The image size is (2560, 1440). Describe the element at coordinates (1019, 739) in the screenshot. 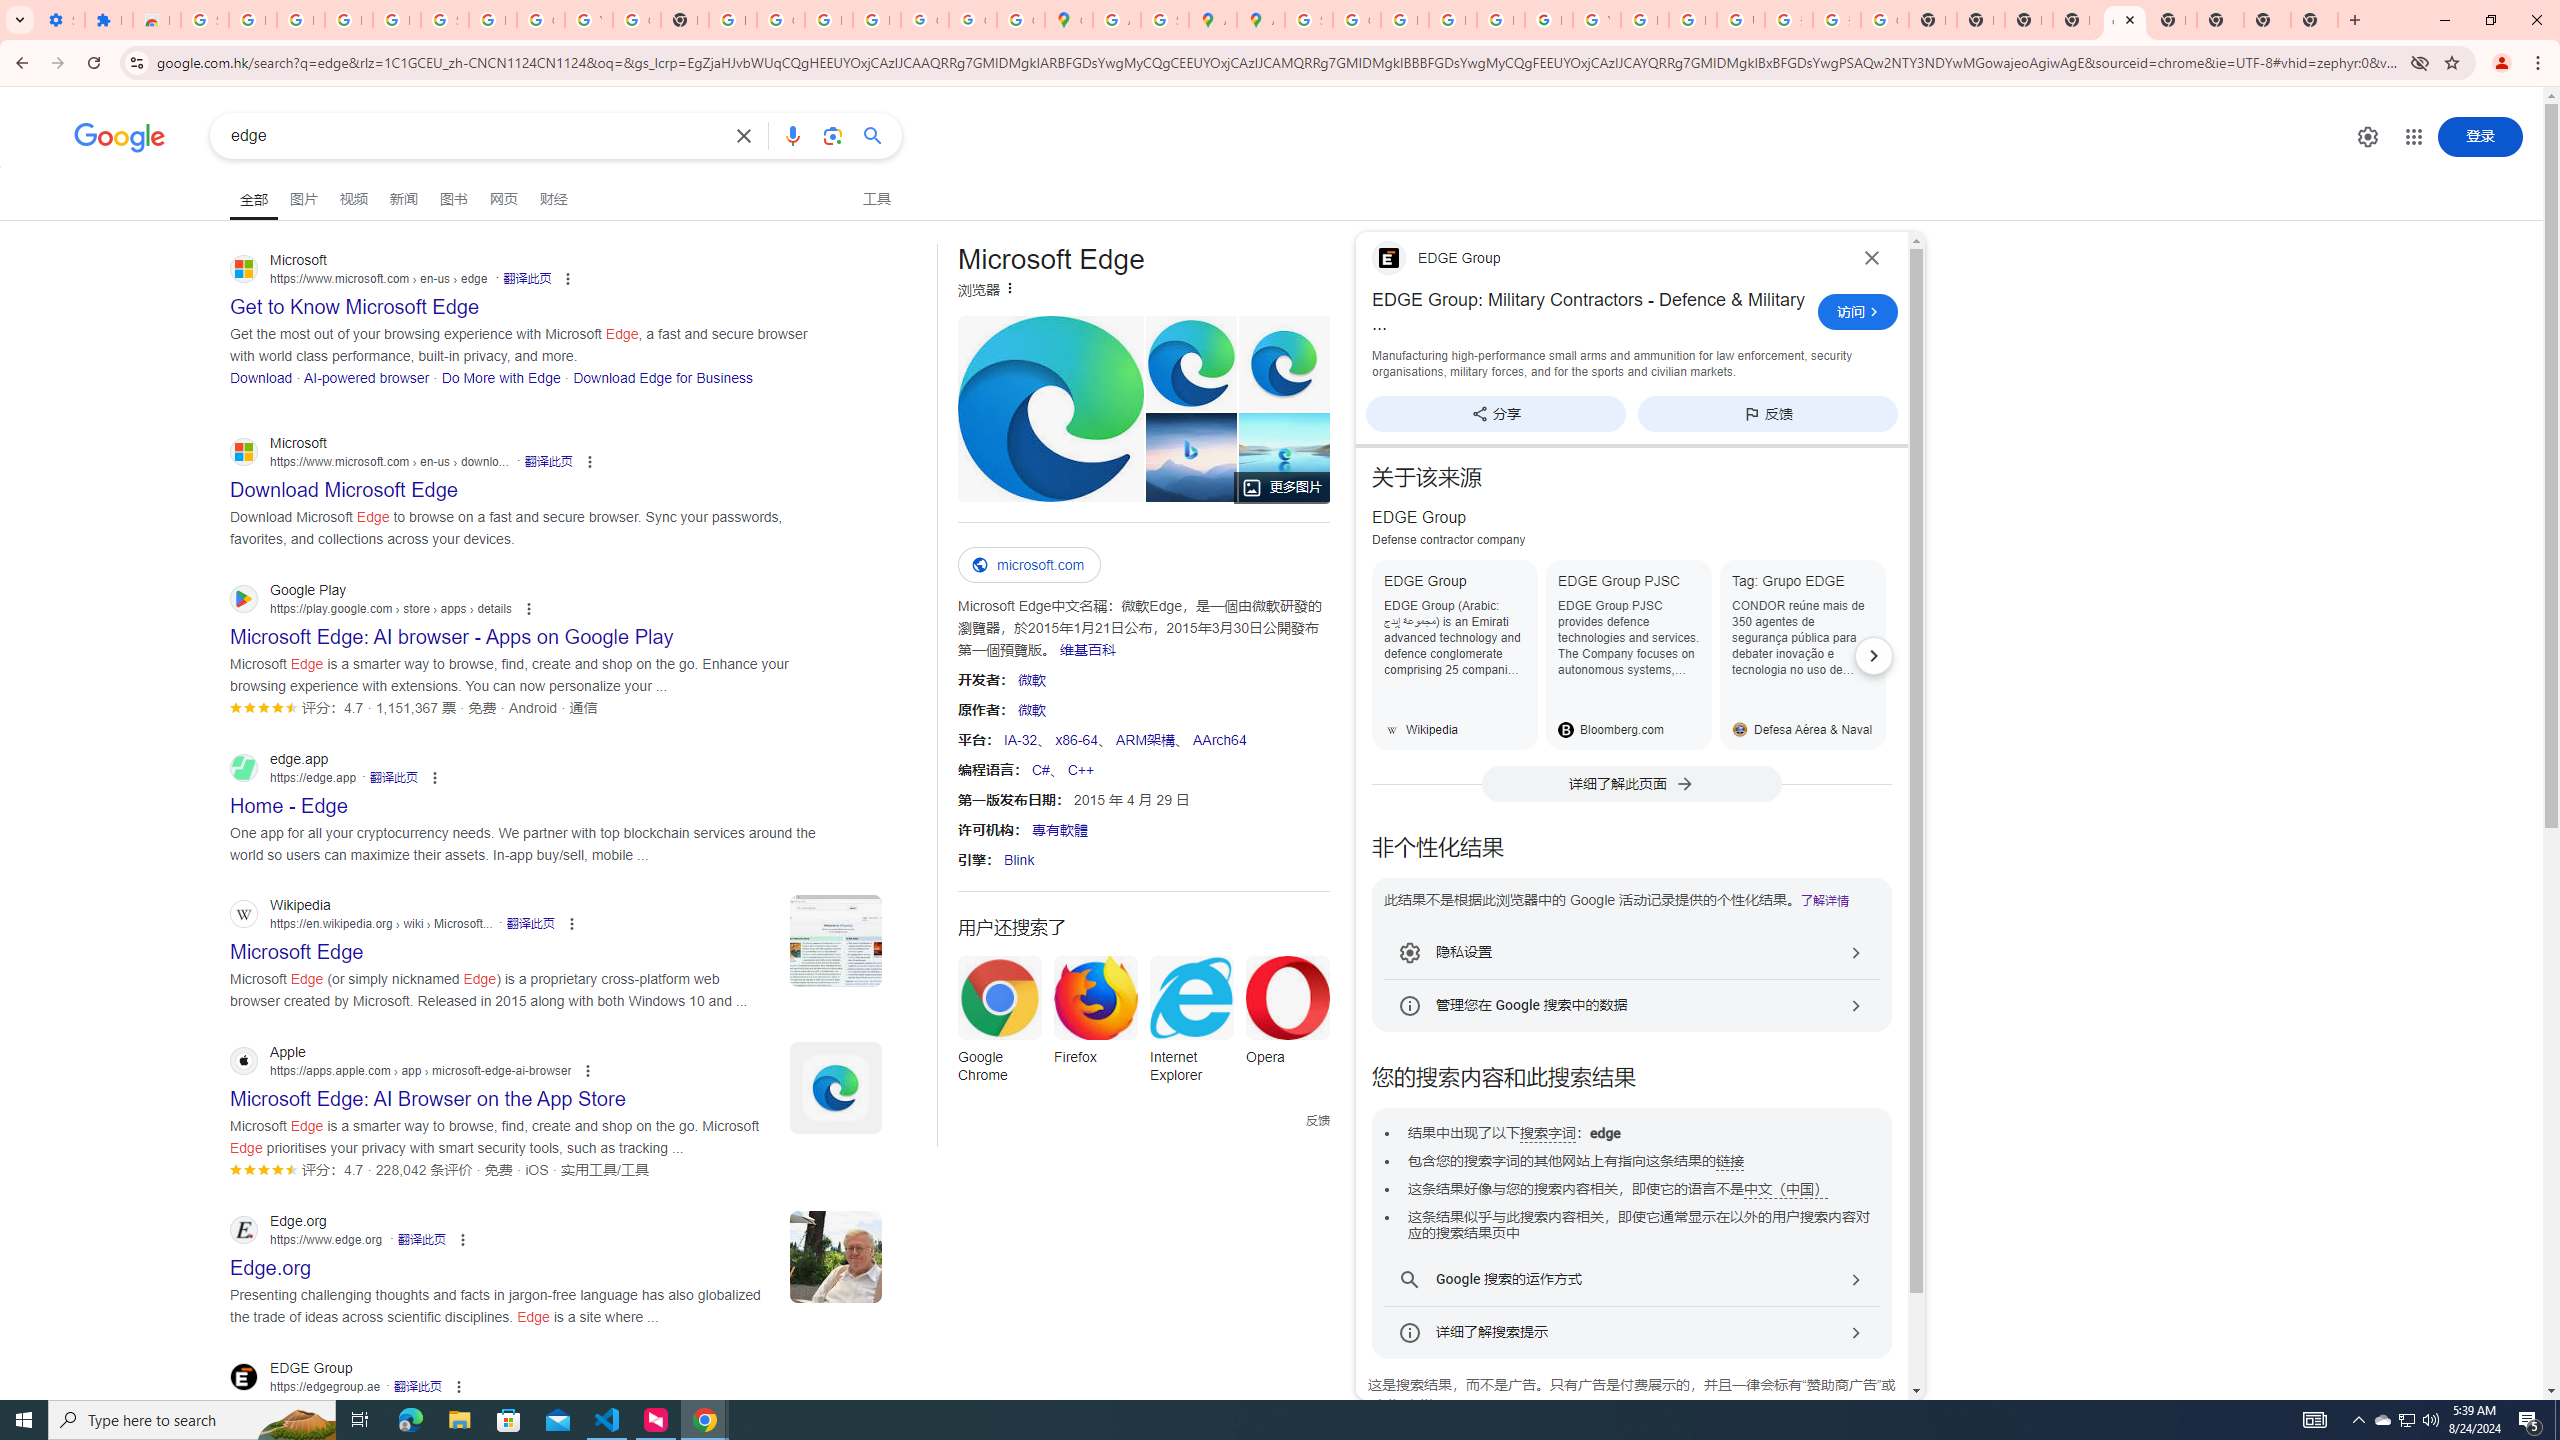

I see `'IA-32'` at that location.